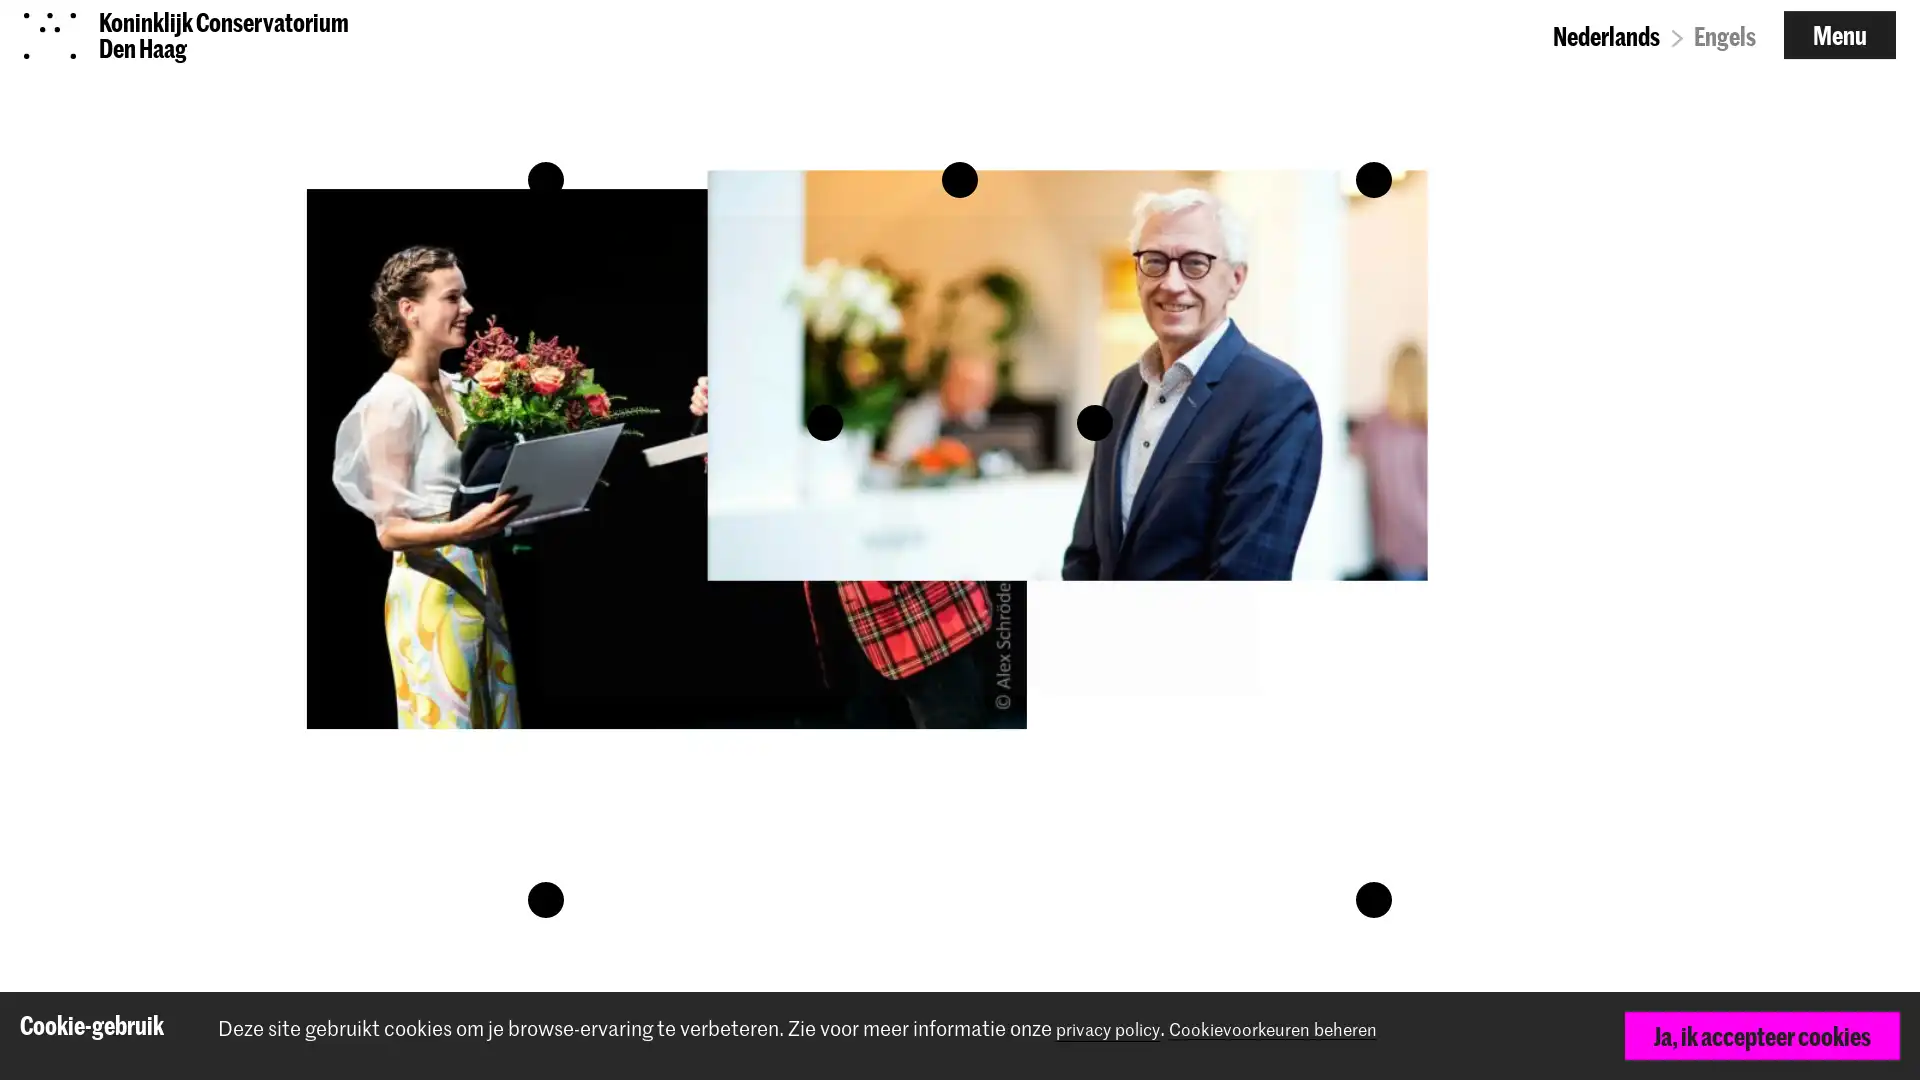 Image resolution: width=1920 pixels, height=1080 pixels. Describe the element at coordinates (1839, 46) in the screenshot. I see `Menu` at that location.